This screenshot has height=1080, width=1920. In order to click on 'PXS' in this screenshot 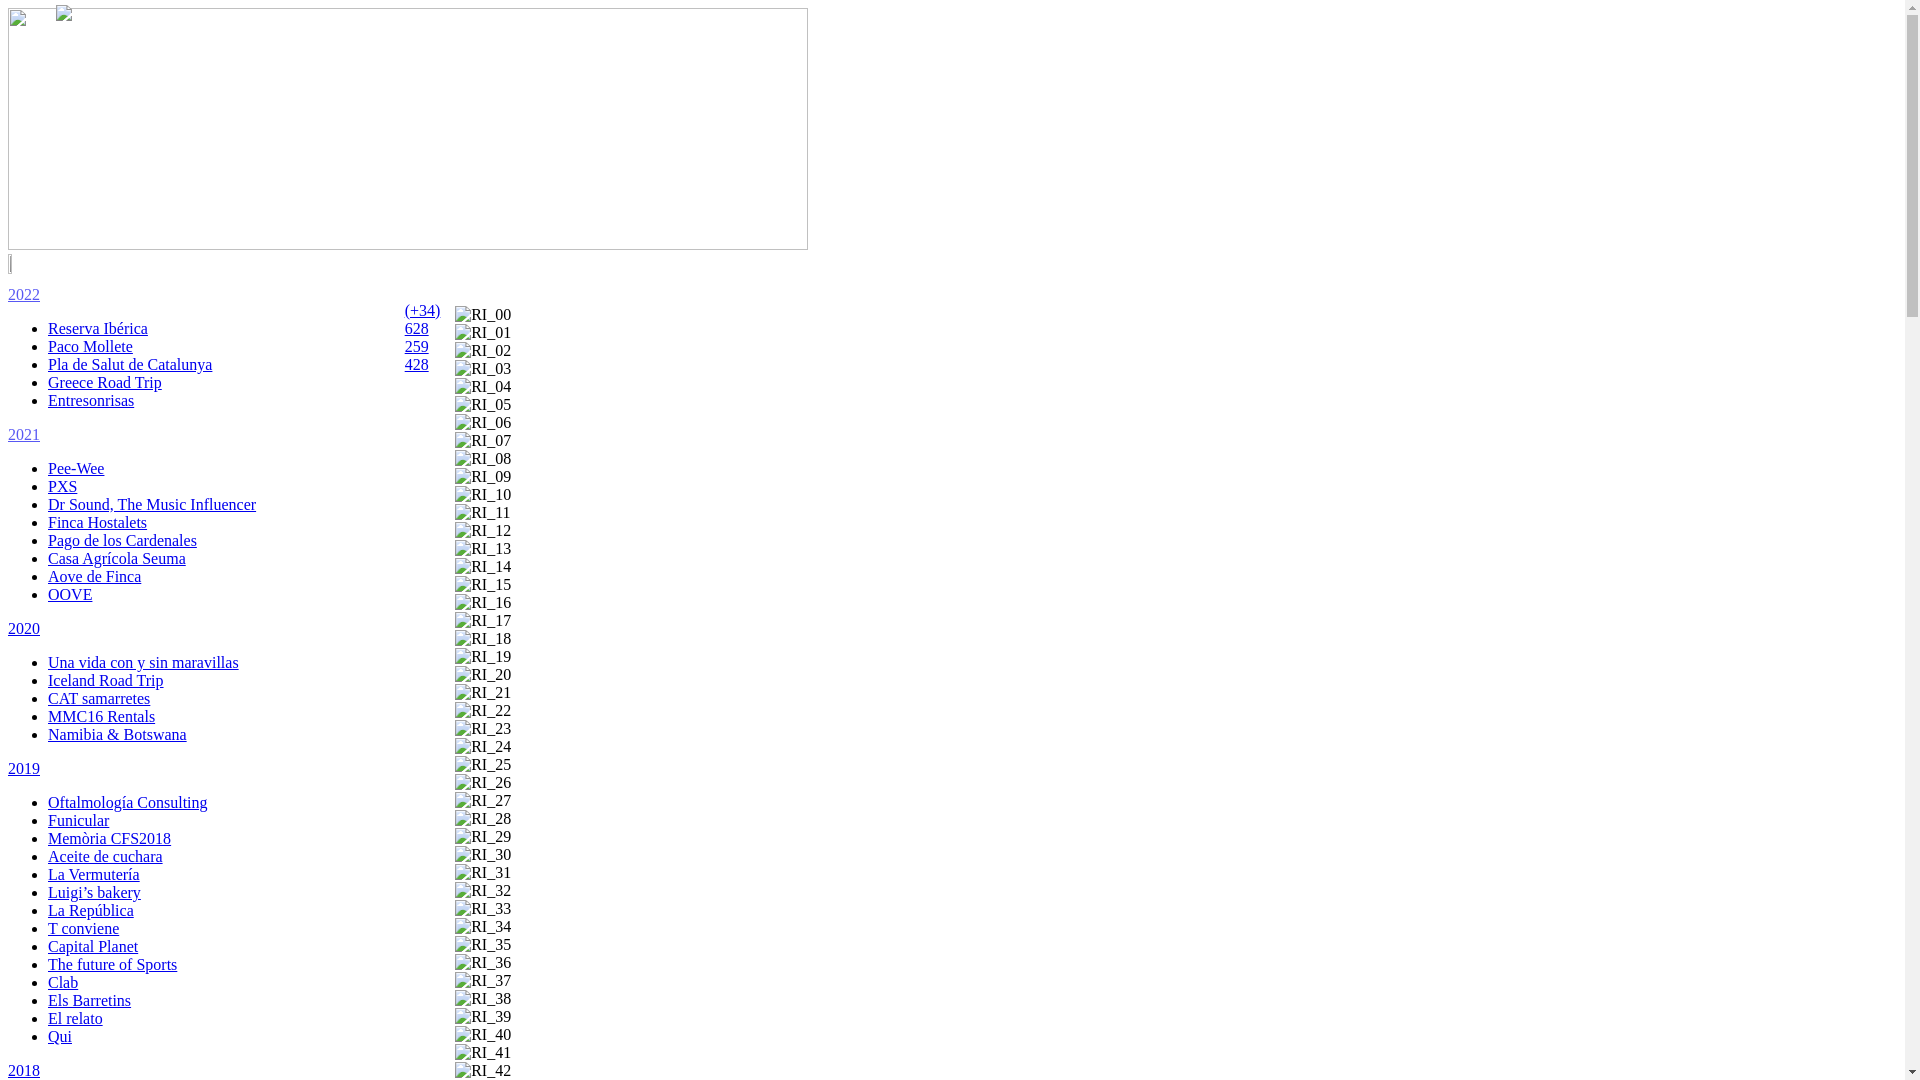, I will do `click(62, 486)`.